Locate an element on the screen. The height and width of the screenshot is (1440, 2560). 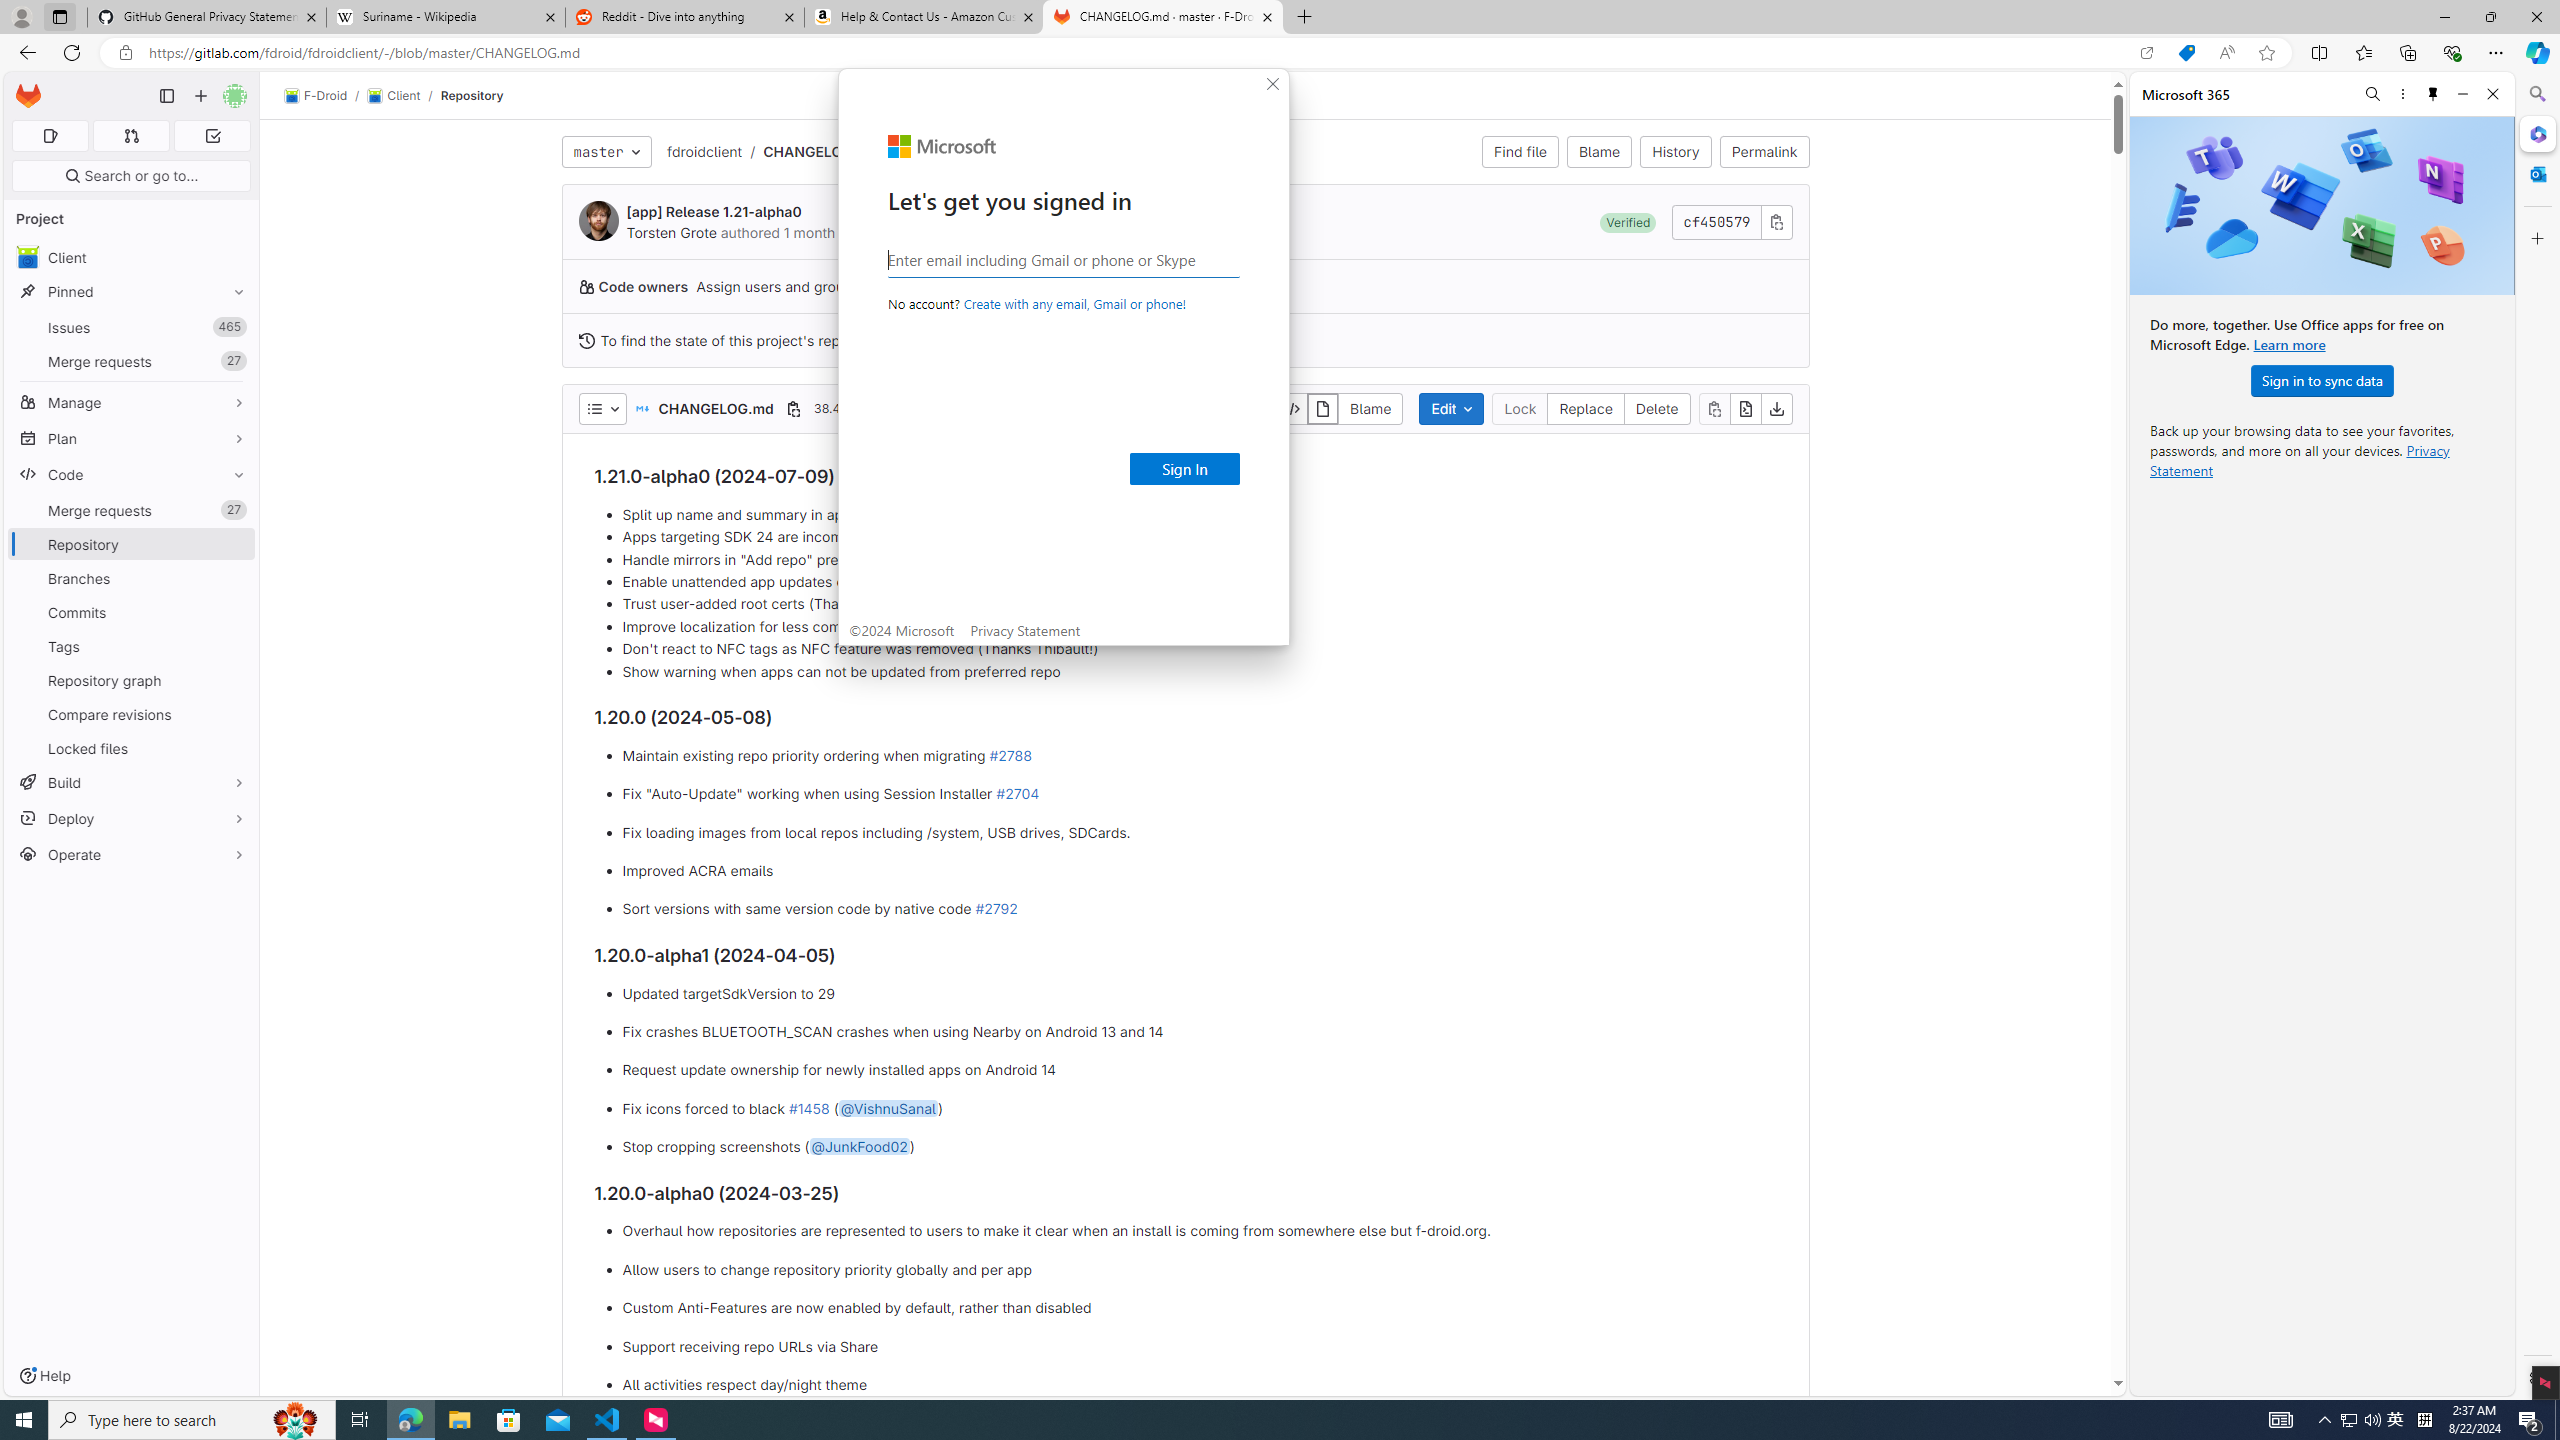
'Microsoft Store' is located at coordinates (509, 1418).